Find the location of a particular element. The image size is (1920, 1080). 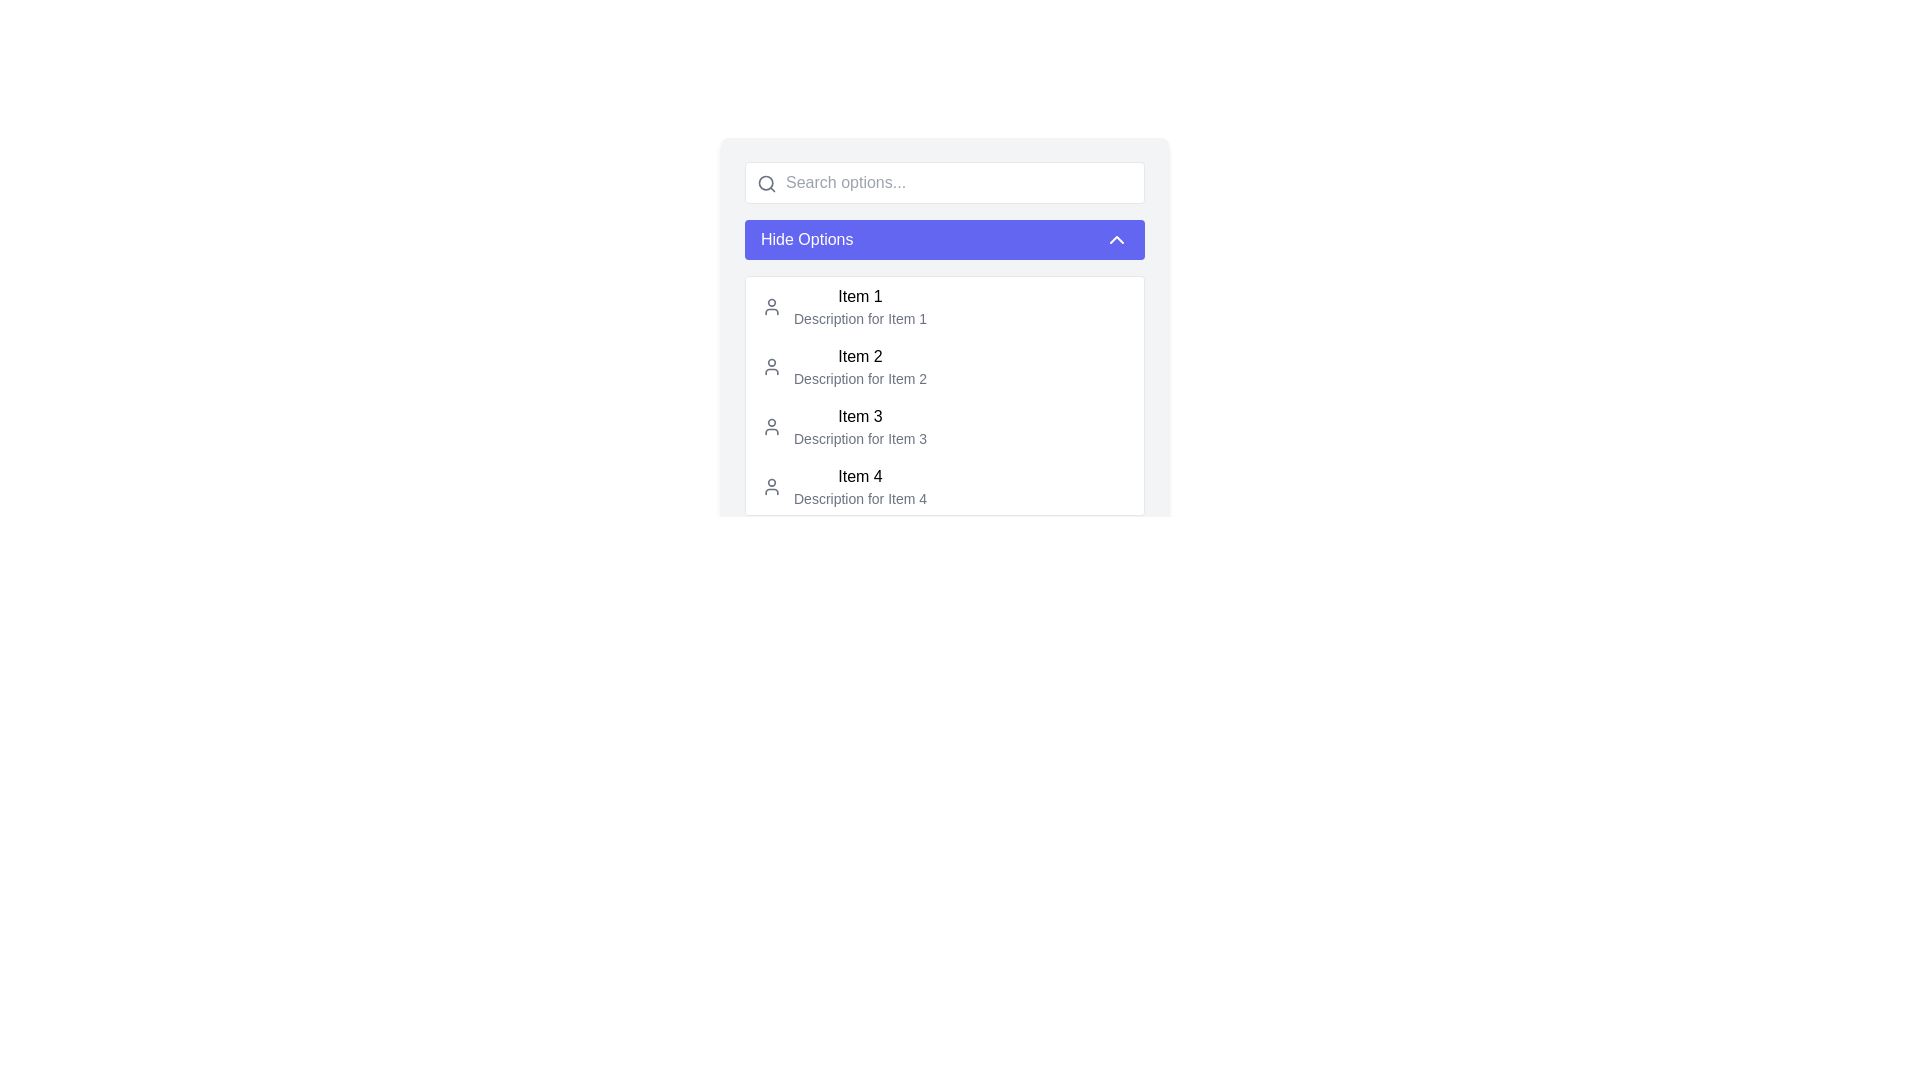

the fourth list item, which provides a title and description for user selection, located below the search bar and 'Hide Options' toggle is located at coordinates (860, 486).